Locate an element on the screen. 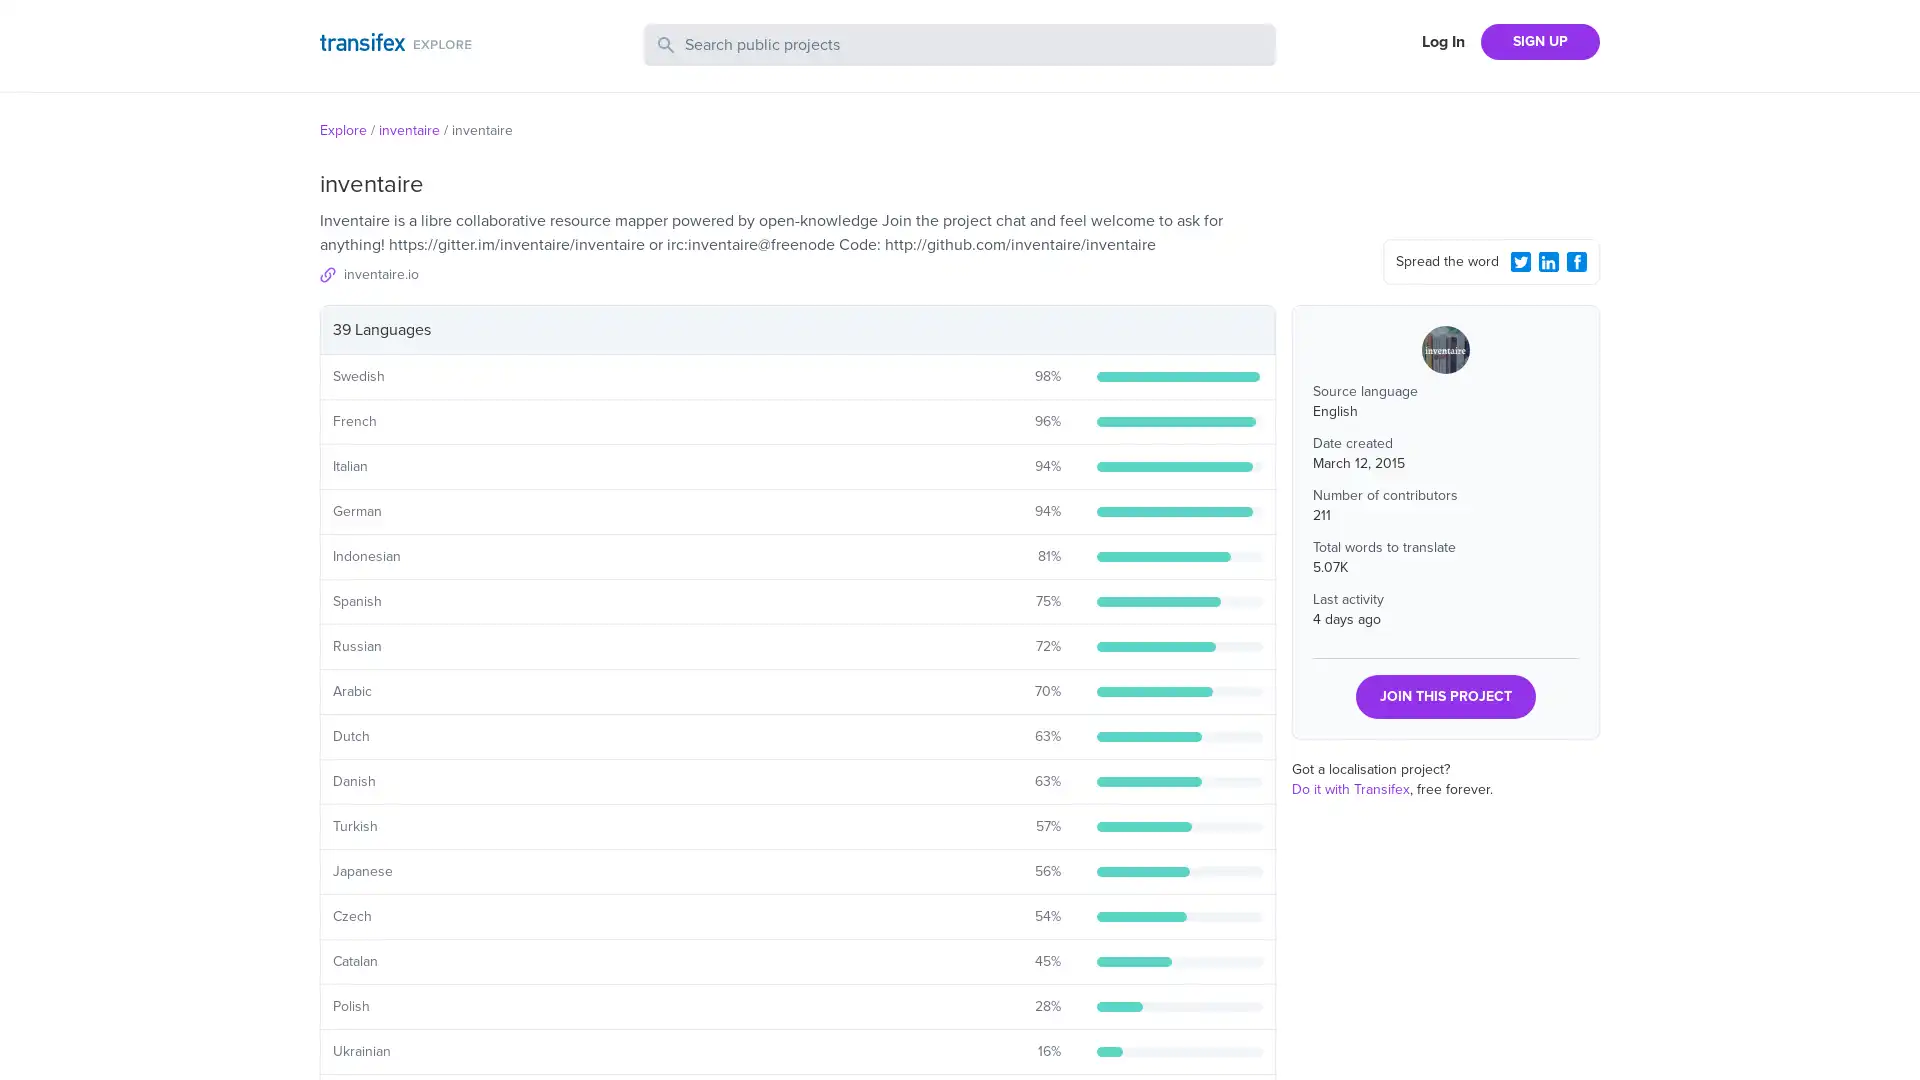 The image size is (1920, 1080). Facebook Share is located at coordinates (1576, 261).